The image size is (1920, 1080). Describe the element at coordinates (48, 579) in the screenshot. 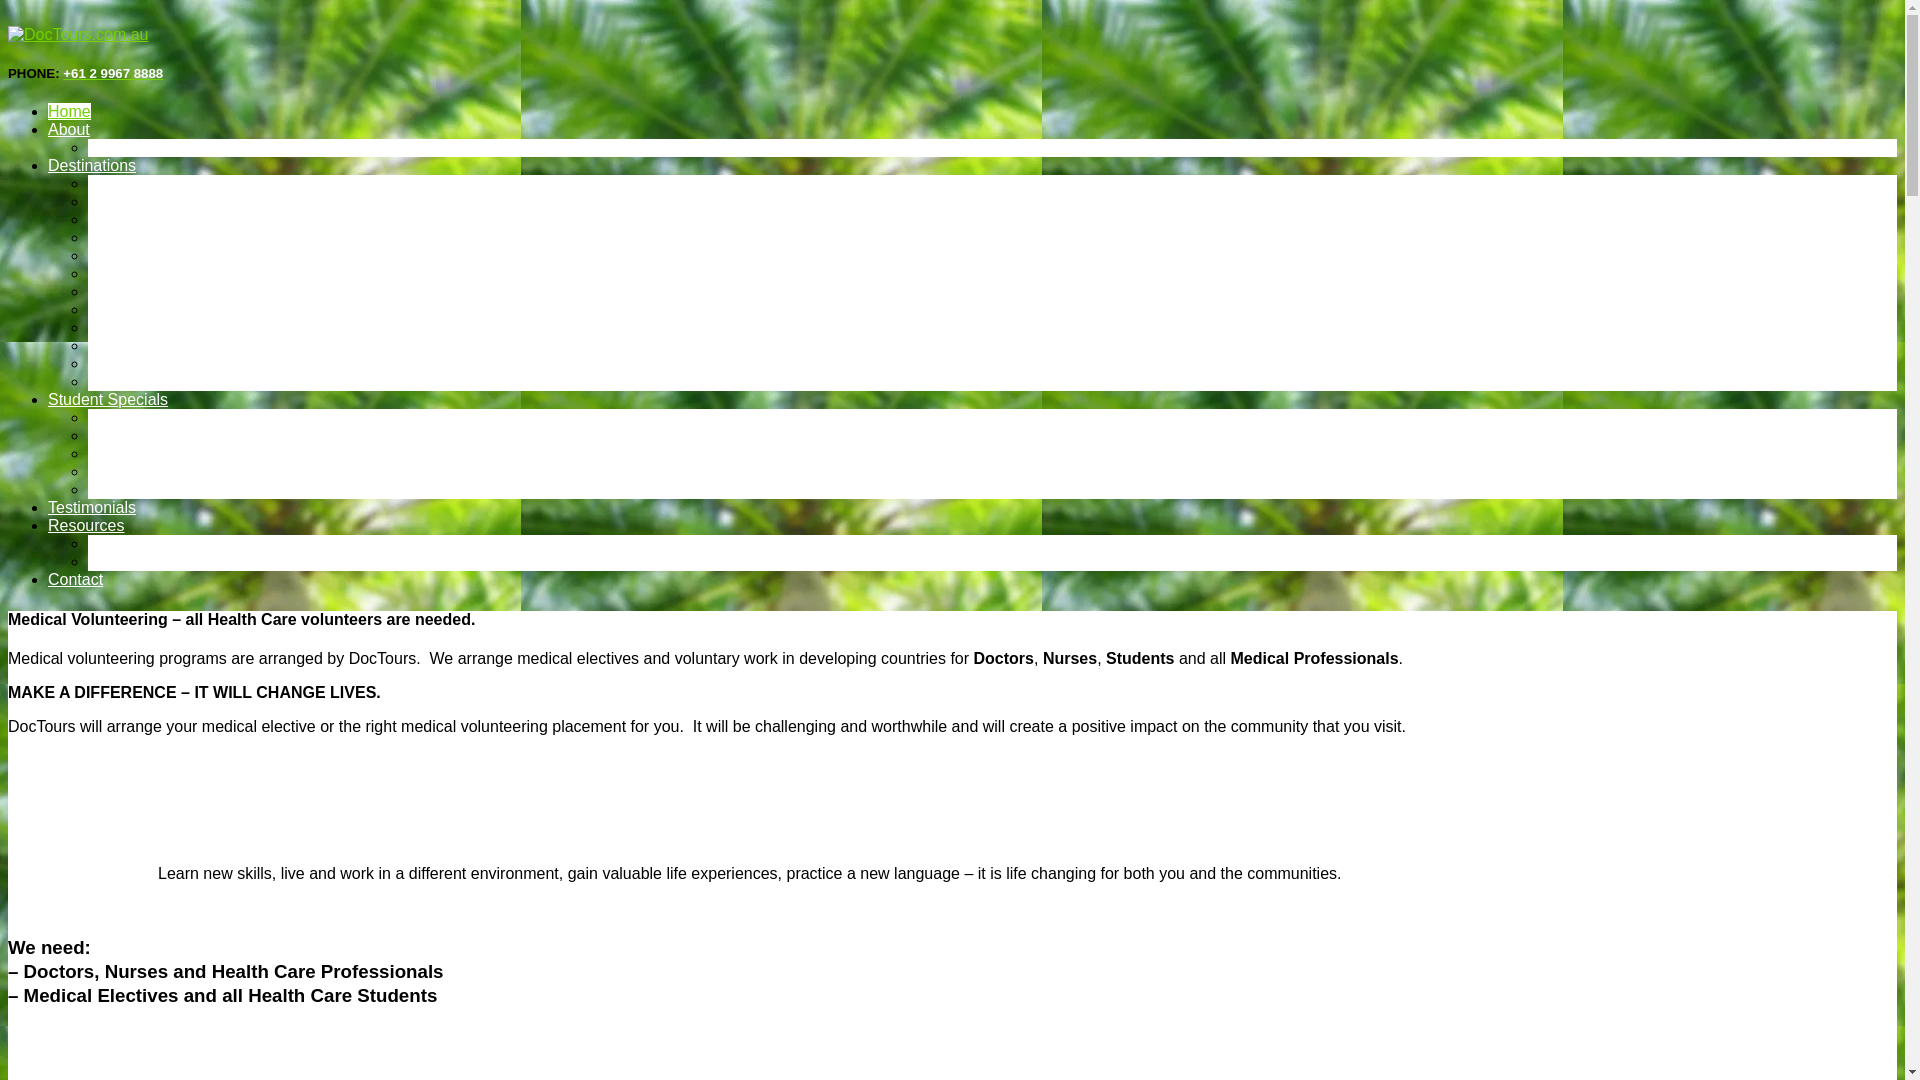

I see `'Contact'` at that location.